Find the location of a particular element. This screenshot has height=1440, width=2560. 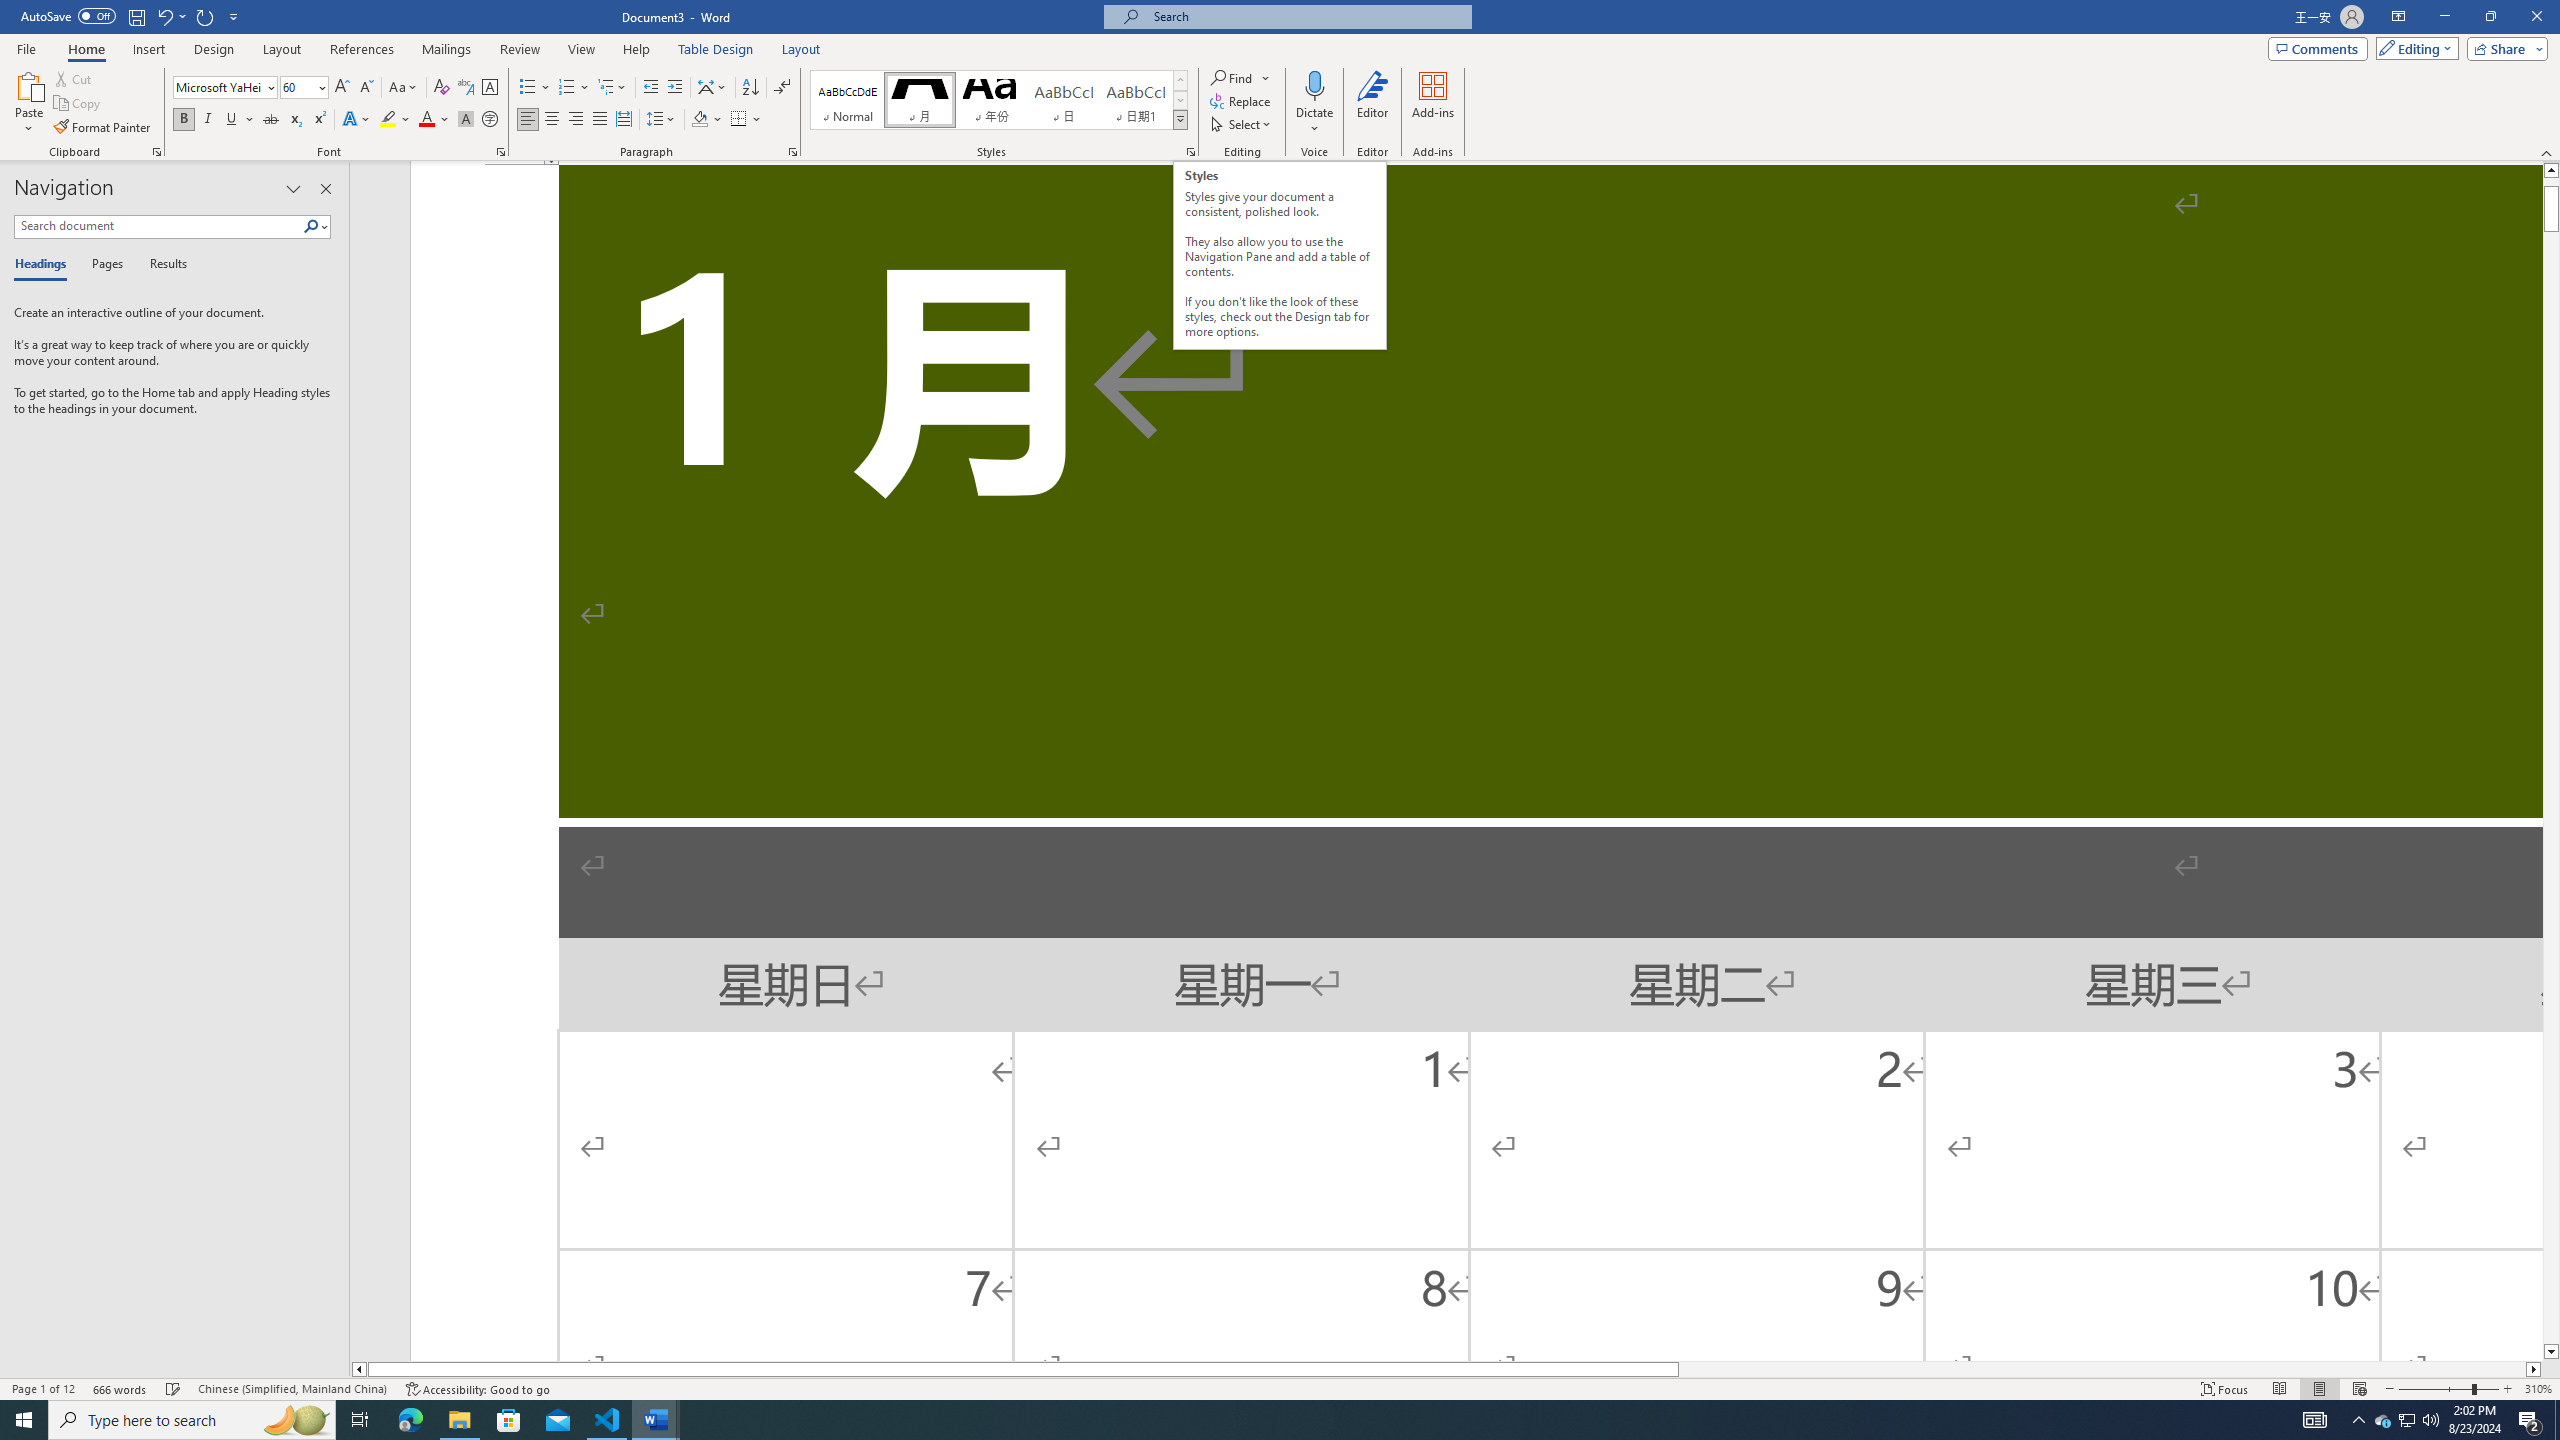

'Shading' is located at coordinates (706, 118).